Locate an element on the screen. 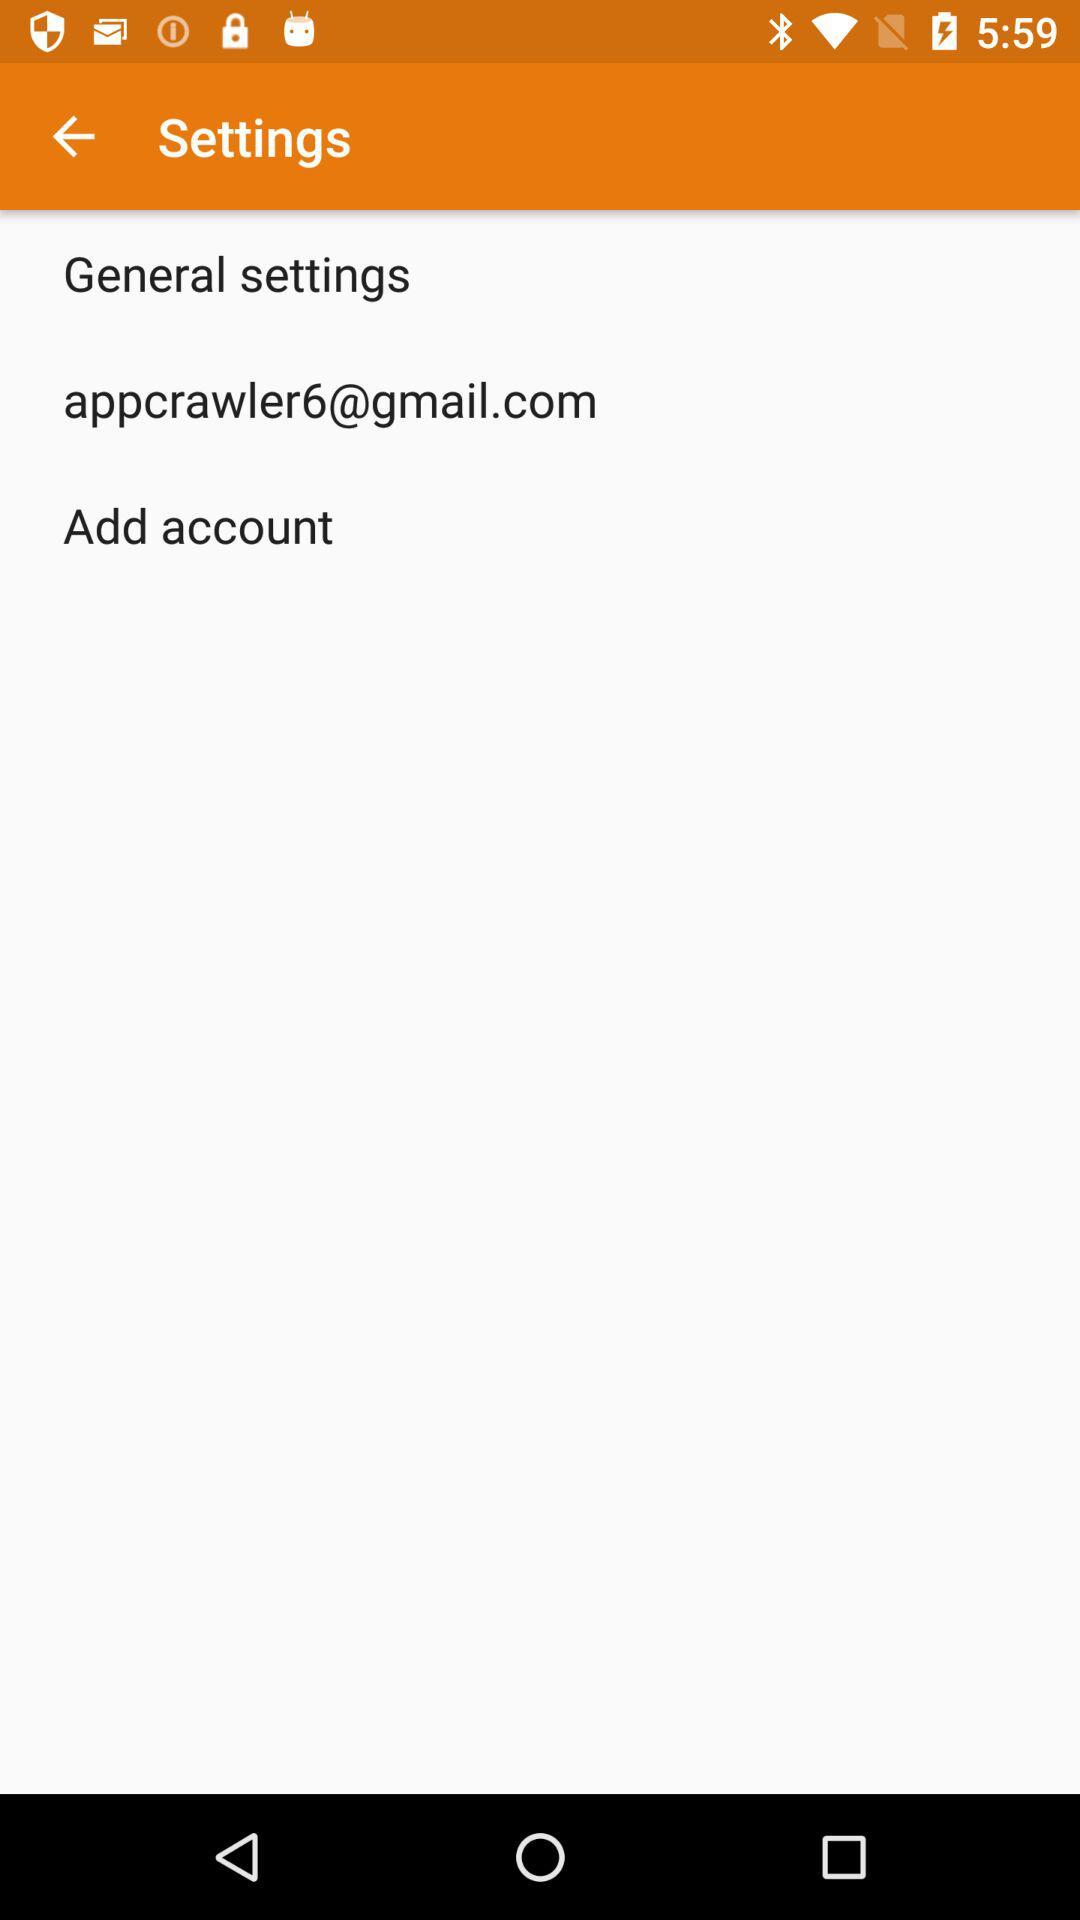 Image resolution: width=1080 pixels, height=1920 pixels. the add account icon is located at coordinates (198, 524).